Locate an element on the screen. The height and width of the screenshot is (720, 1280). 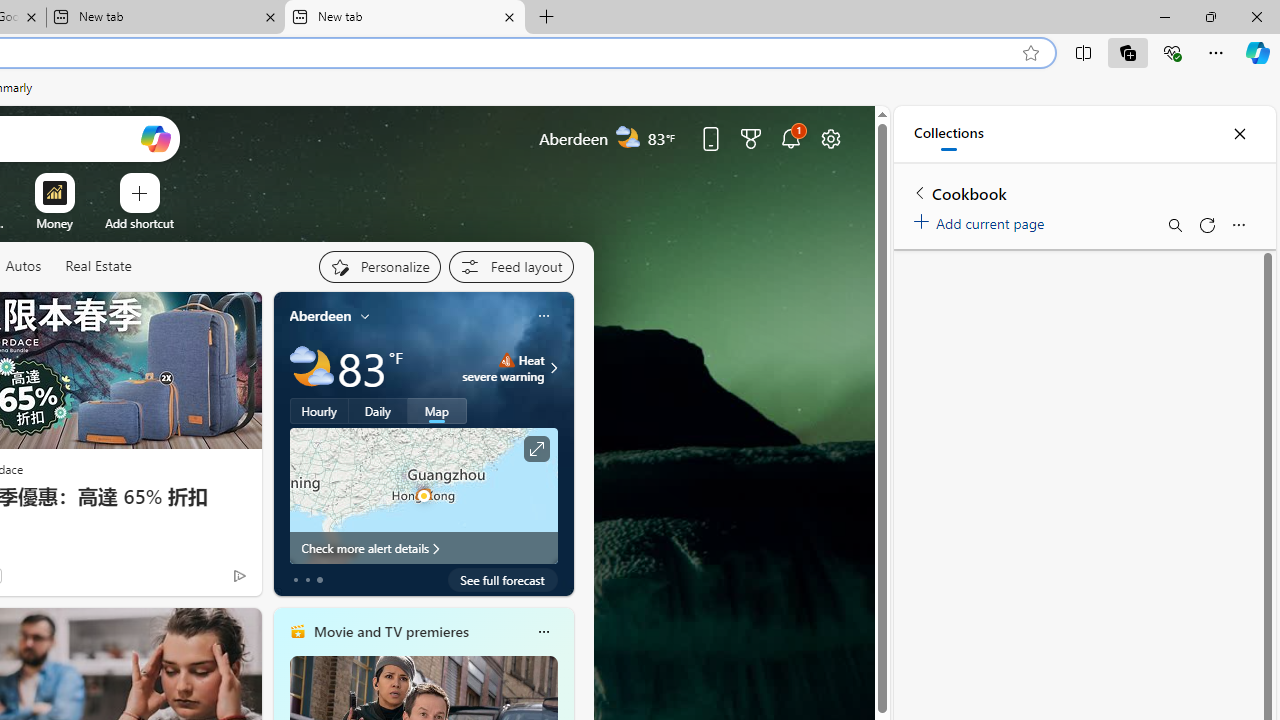
'More options menu' is located at coordinates (1237, 225).